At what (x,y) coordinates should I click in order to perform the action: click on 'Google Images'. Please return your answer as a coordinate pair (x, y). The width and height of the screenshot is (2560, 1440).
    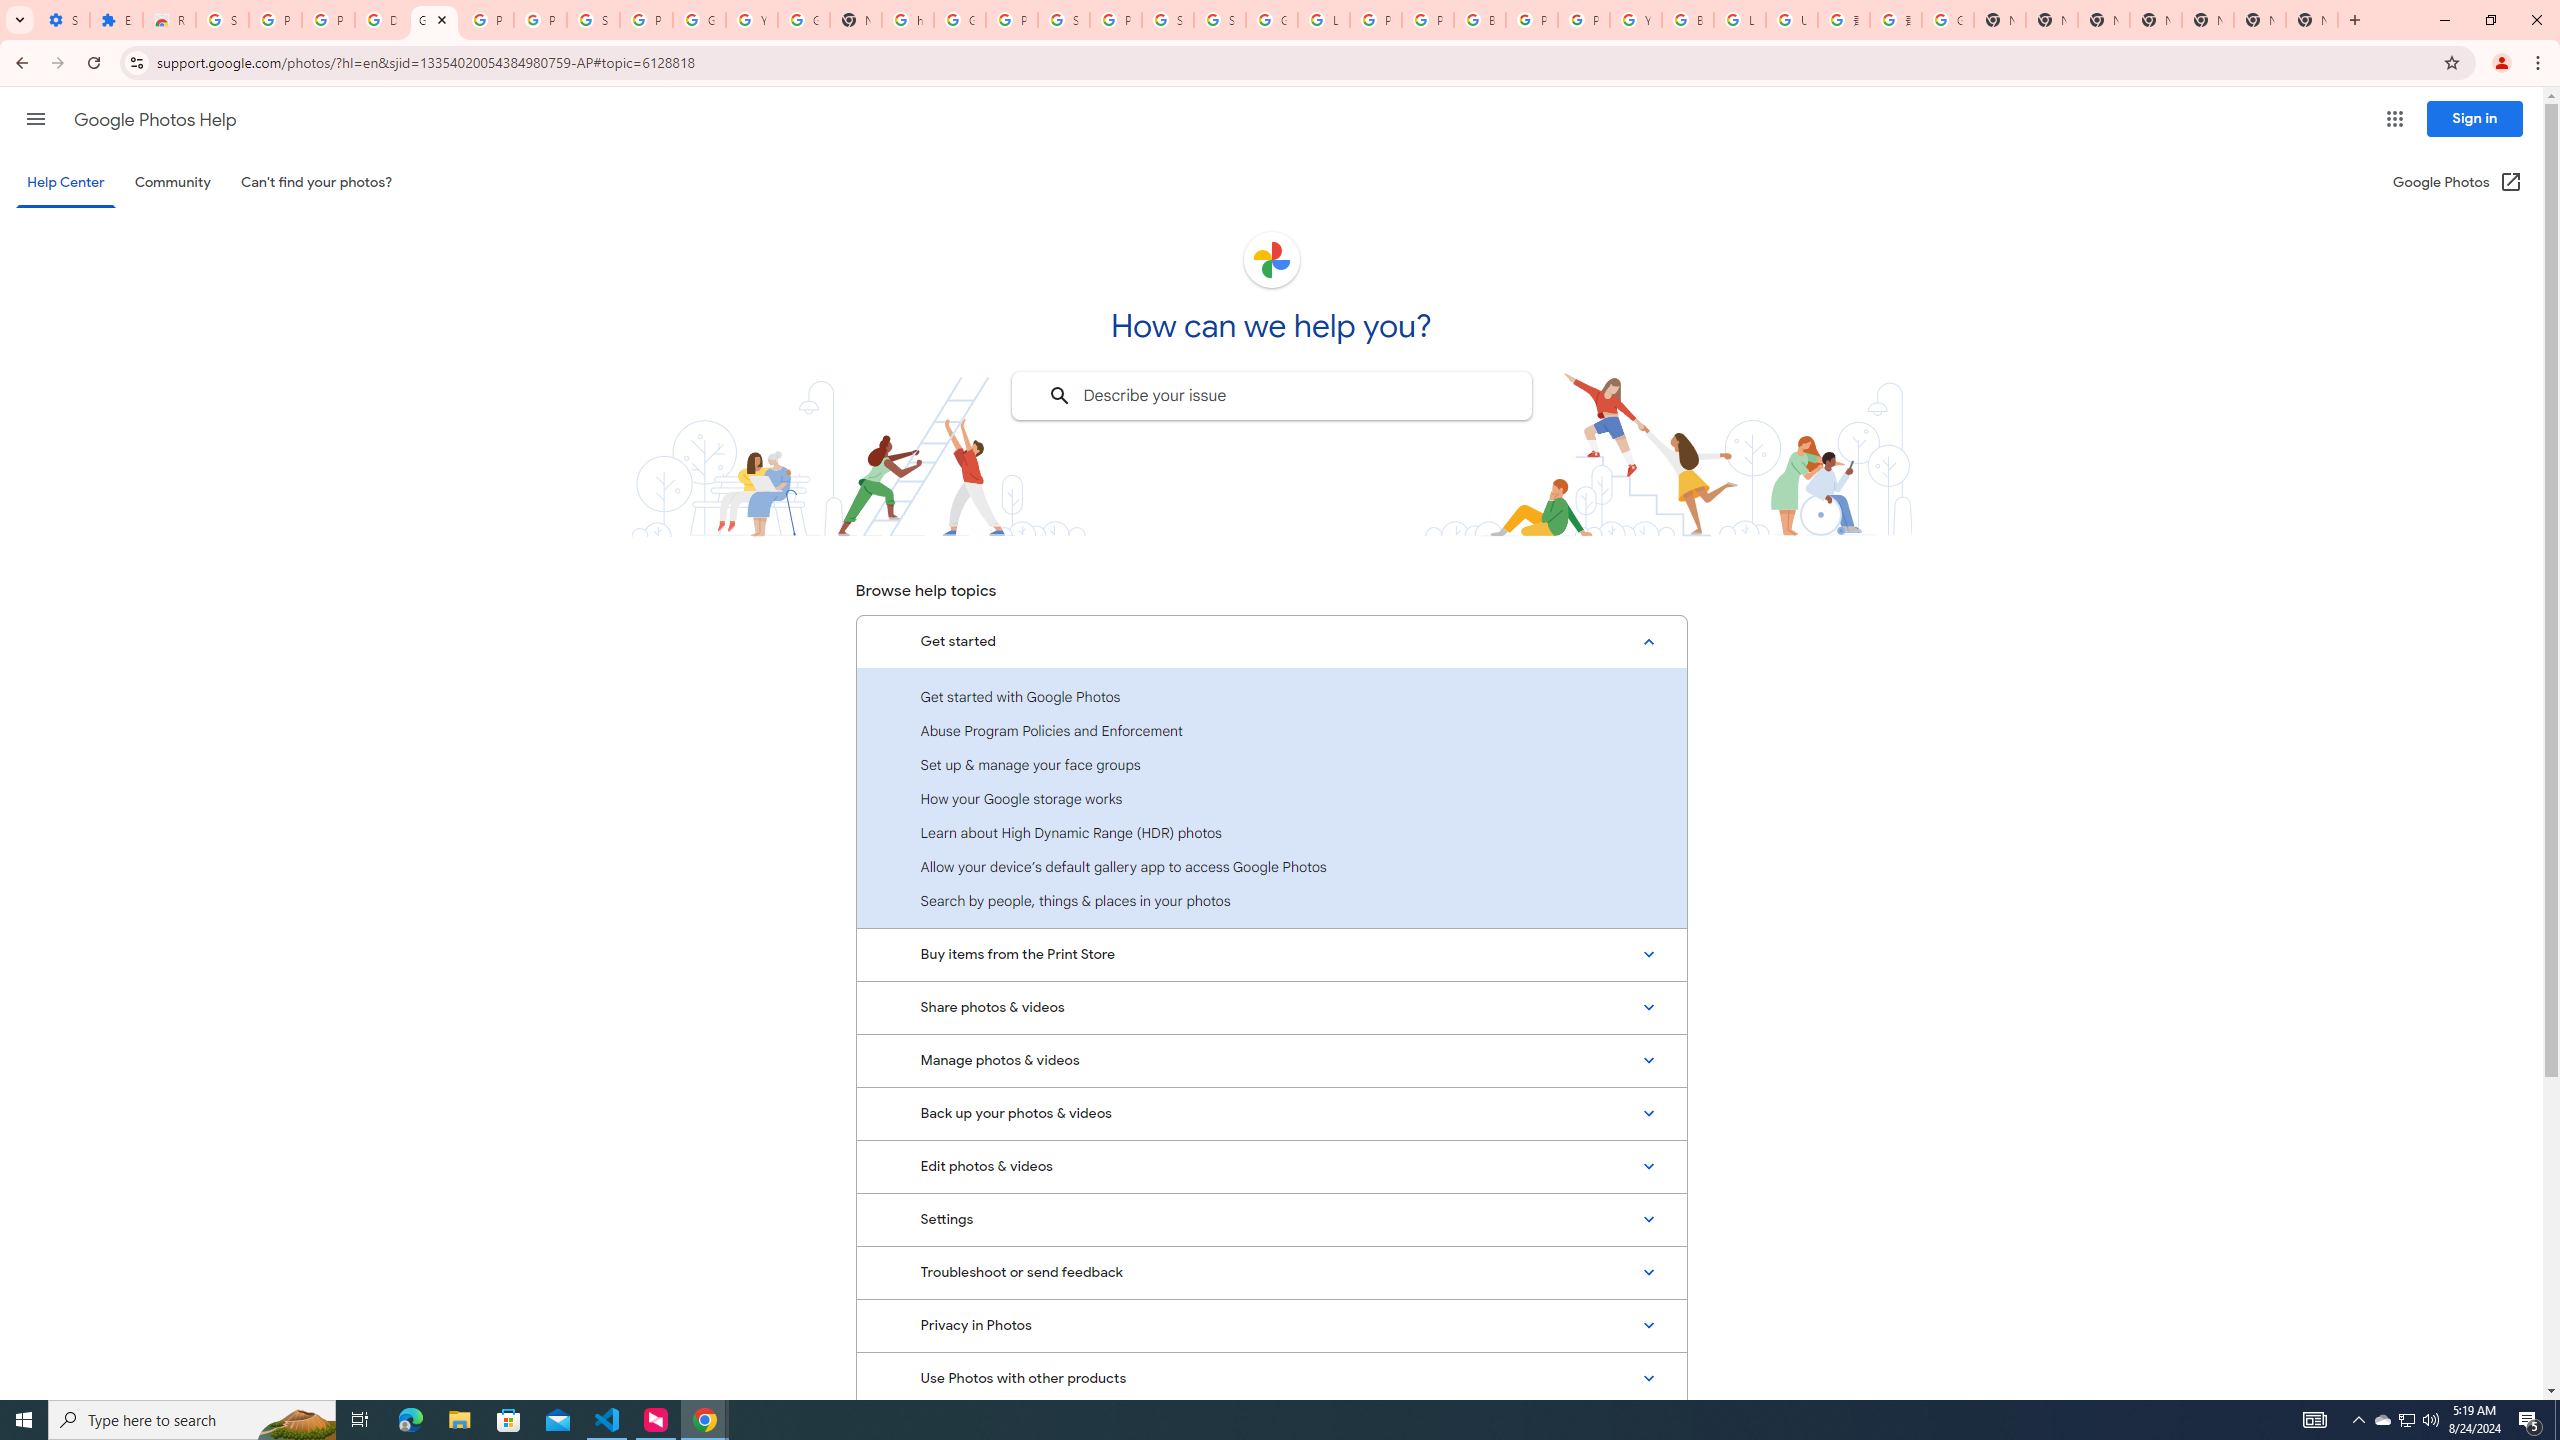
    Looking at the image, I should click on (1948, 19).